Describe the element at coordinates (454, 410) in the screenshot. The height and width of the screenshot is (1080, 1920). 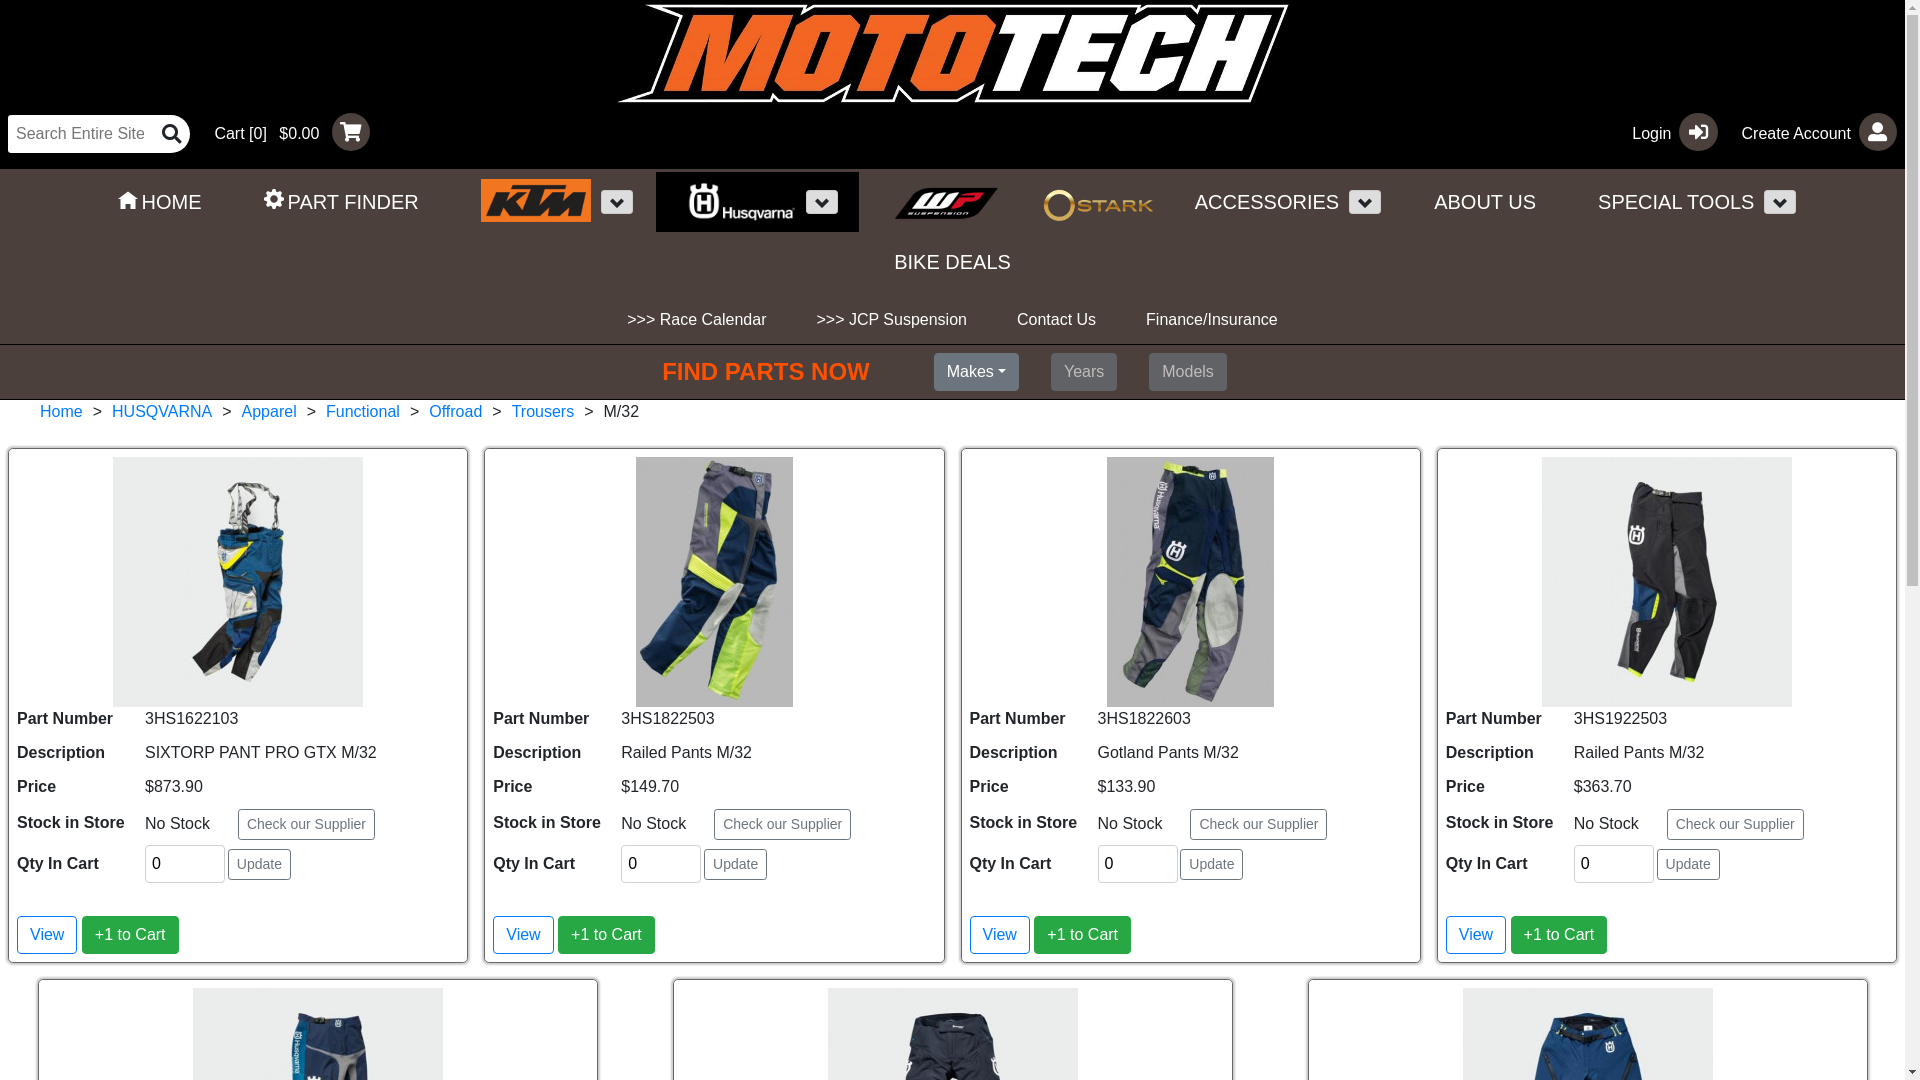
I see `'Offroad'` at that location.